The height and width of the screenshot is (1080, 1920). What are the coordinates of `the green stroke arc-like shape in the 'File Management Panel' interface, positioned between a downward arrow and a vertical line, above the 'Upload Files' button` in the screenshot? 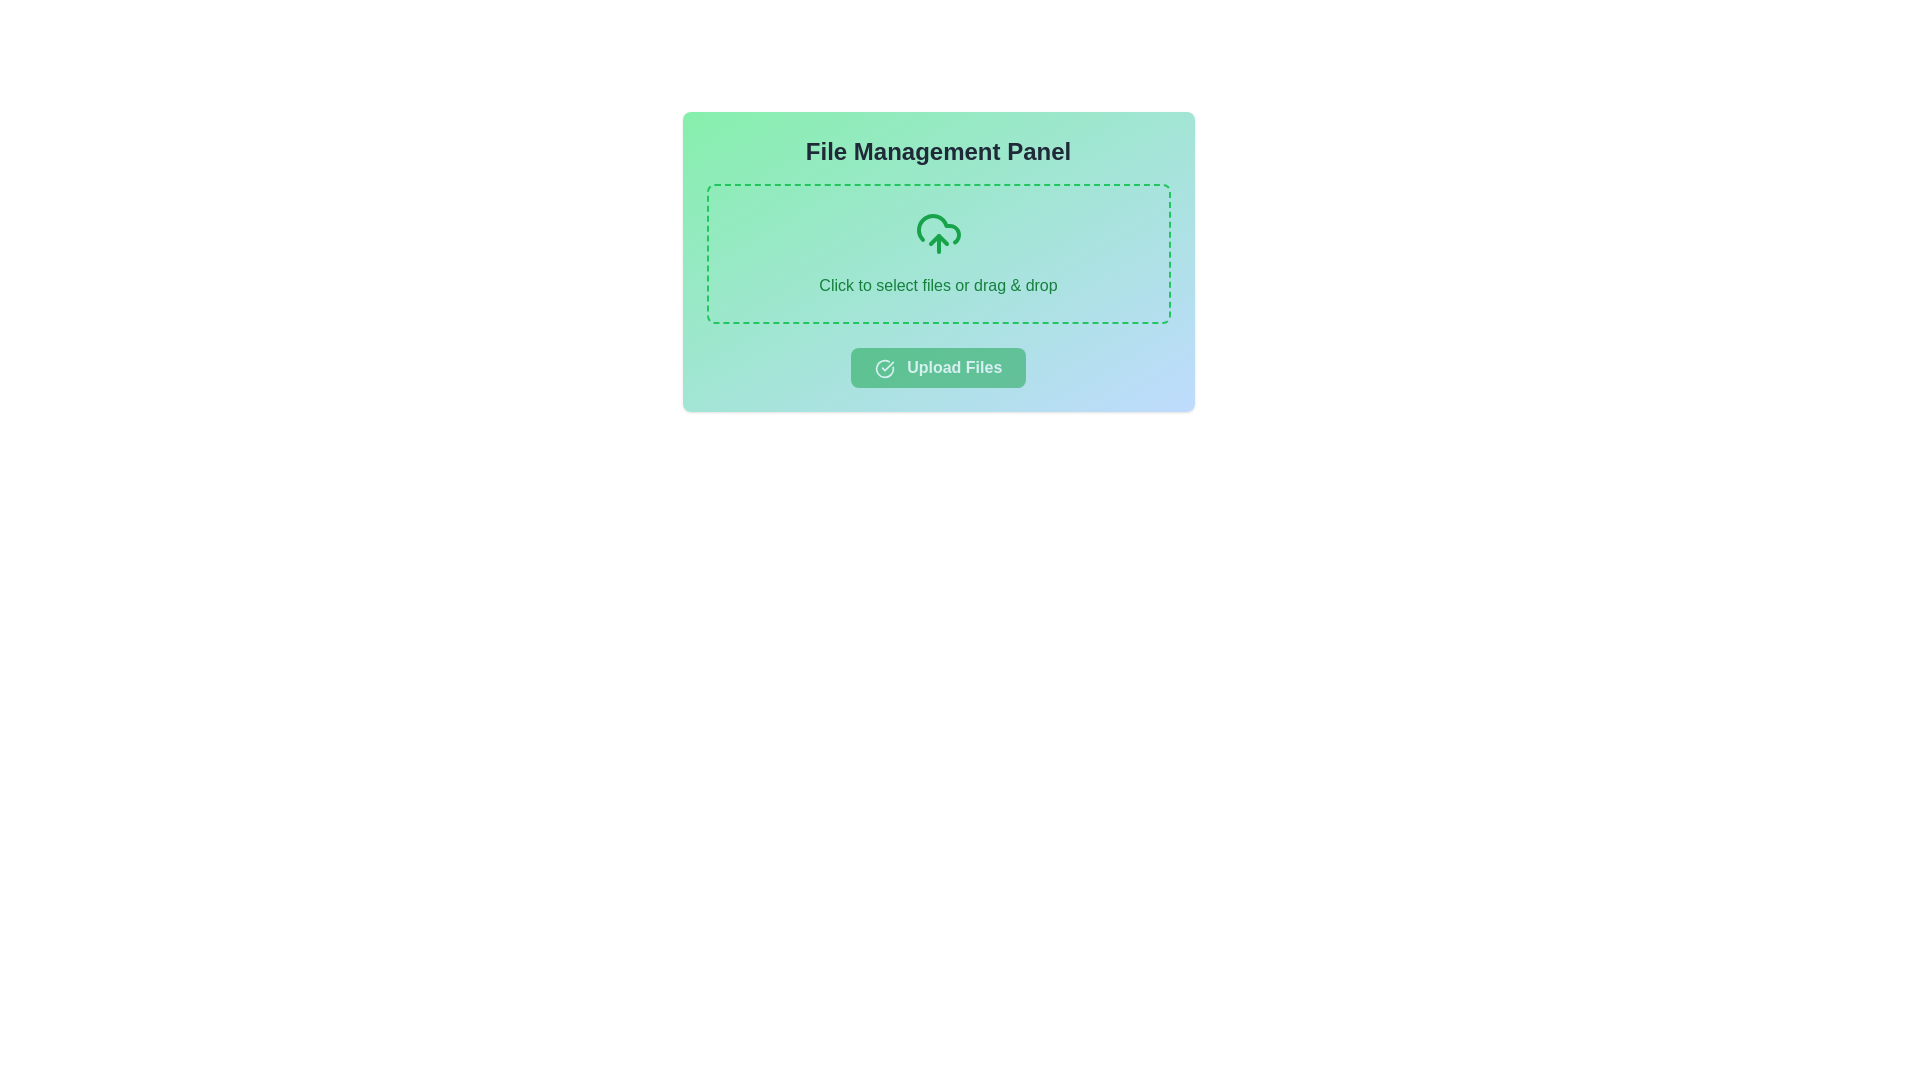 It's located at (937, 228).